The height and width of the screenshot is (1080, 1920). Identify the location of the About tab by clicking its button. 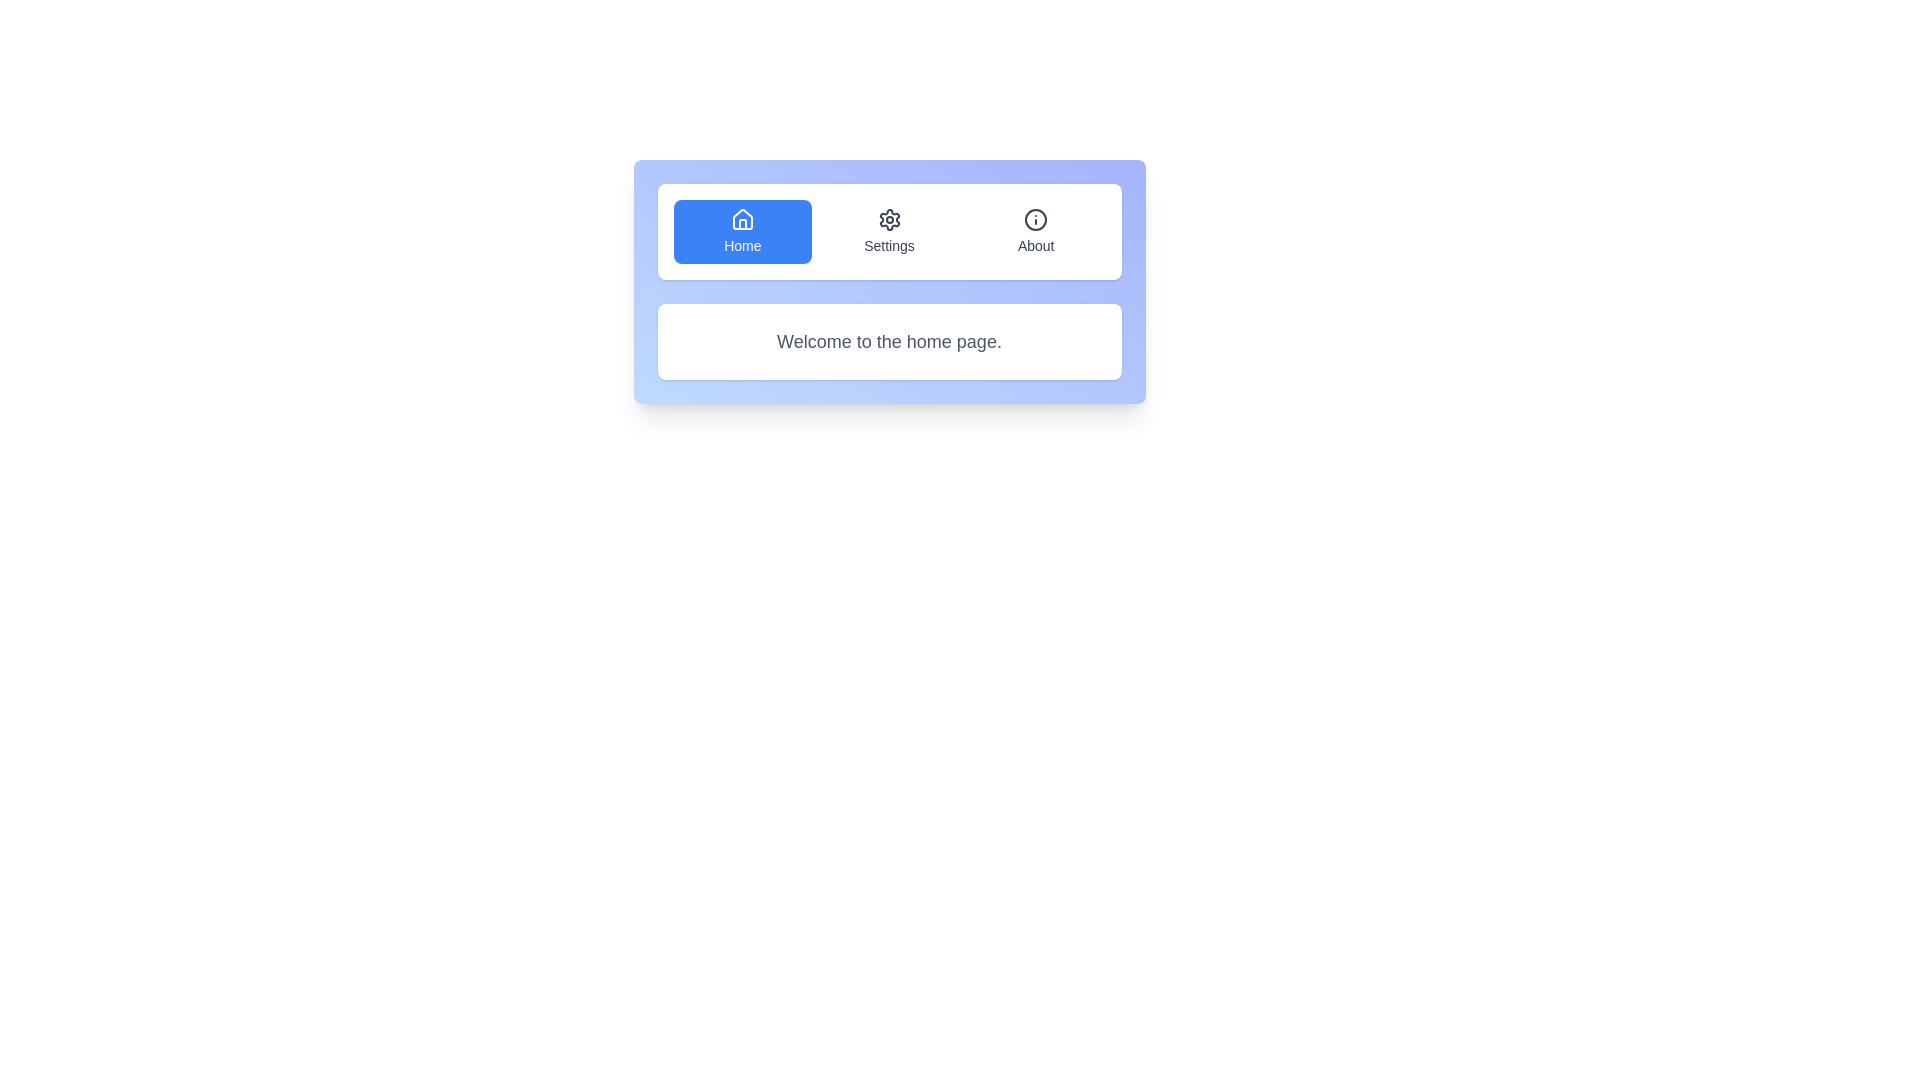
(1036, 230).